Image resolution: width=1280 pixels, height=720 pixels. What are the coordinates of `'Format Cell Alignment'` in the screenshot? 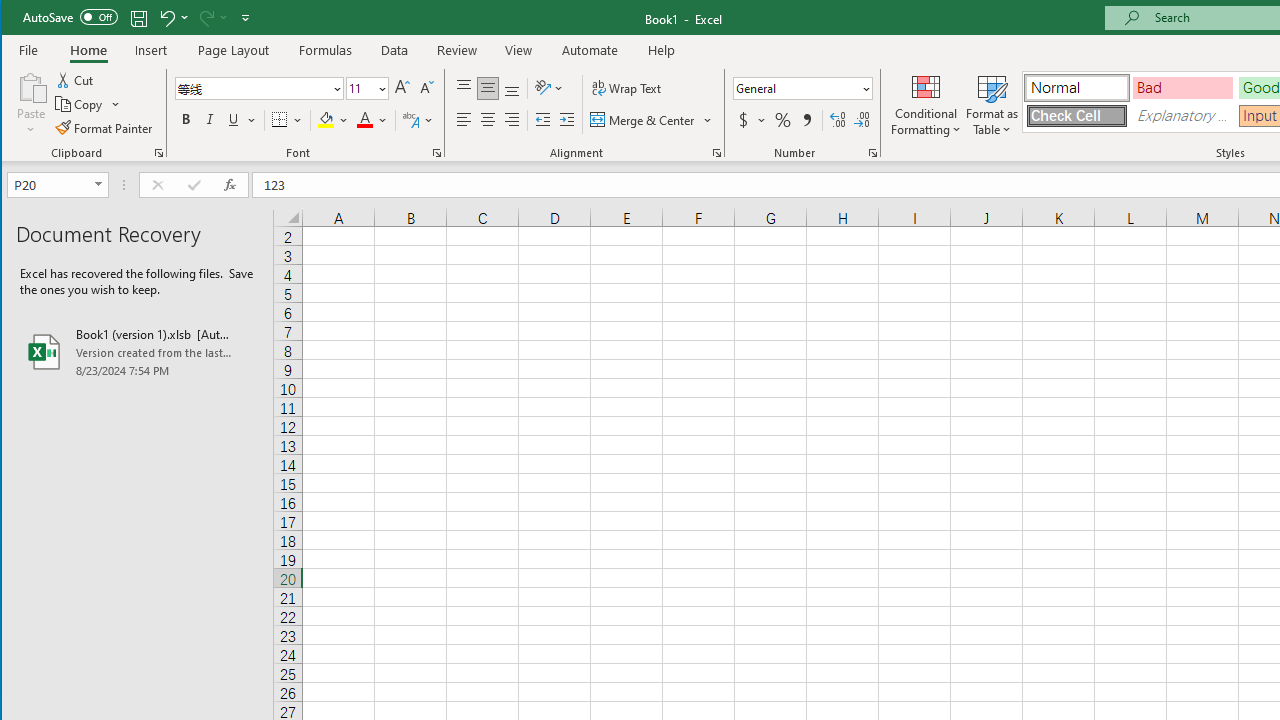 It's located at (716, 152).